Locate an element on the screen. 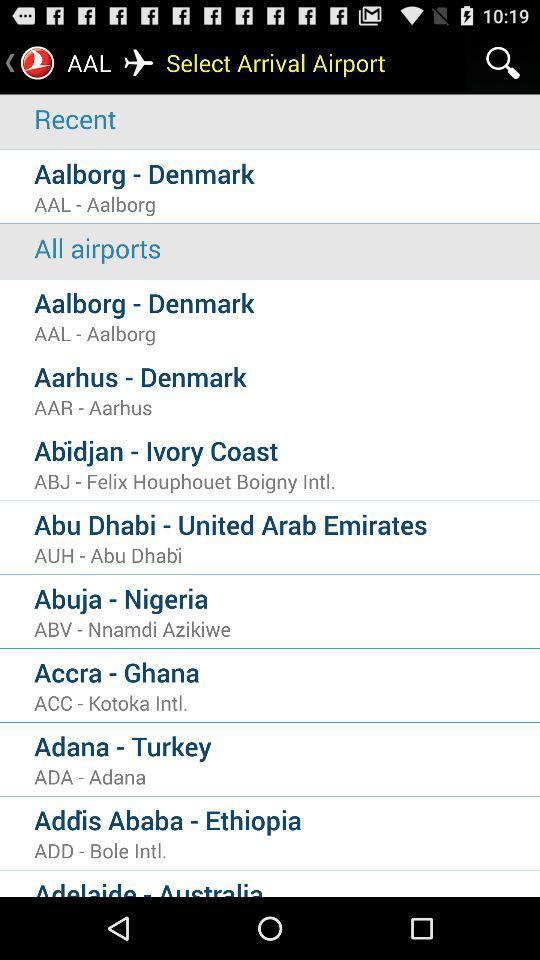  the icon below aal - aalborg item is located at coordinates (286, 247).